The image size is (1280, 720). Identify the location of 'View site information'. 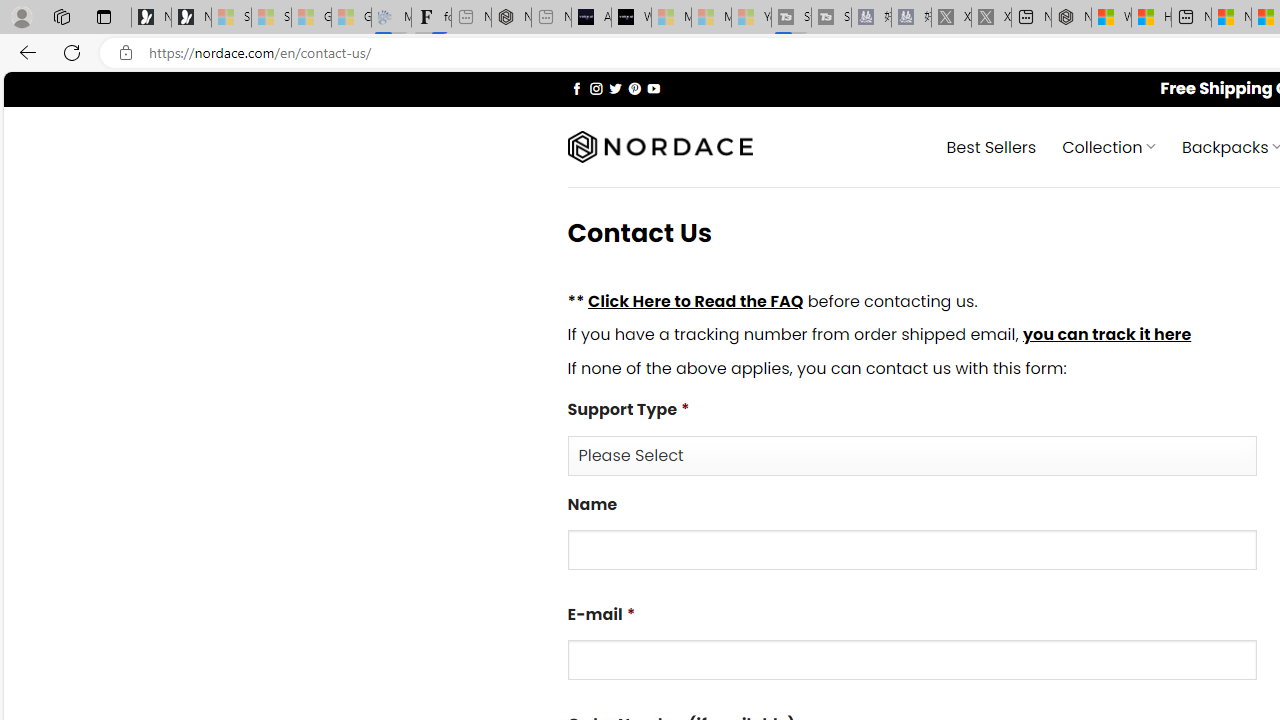
(125, 52).